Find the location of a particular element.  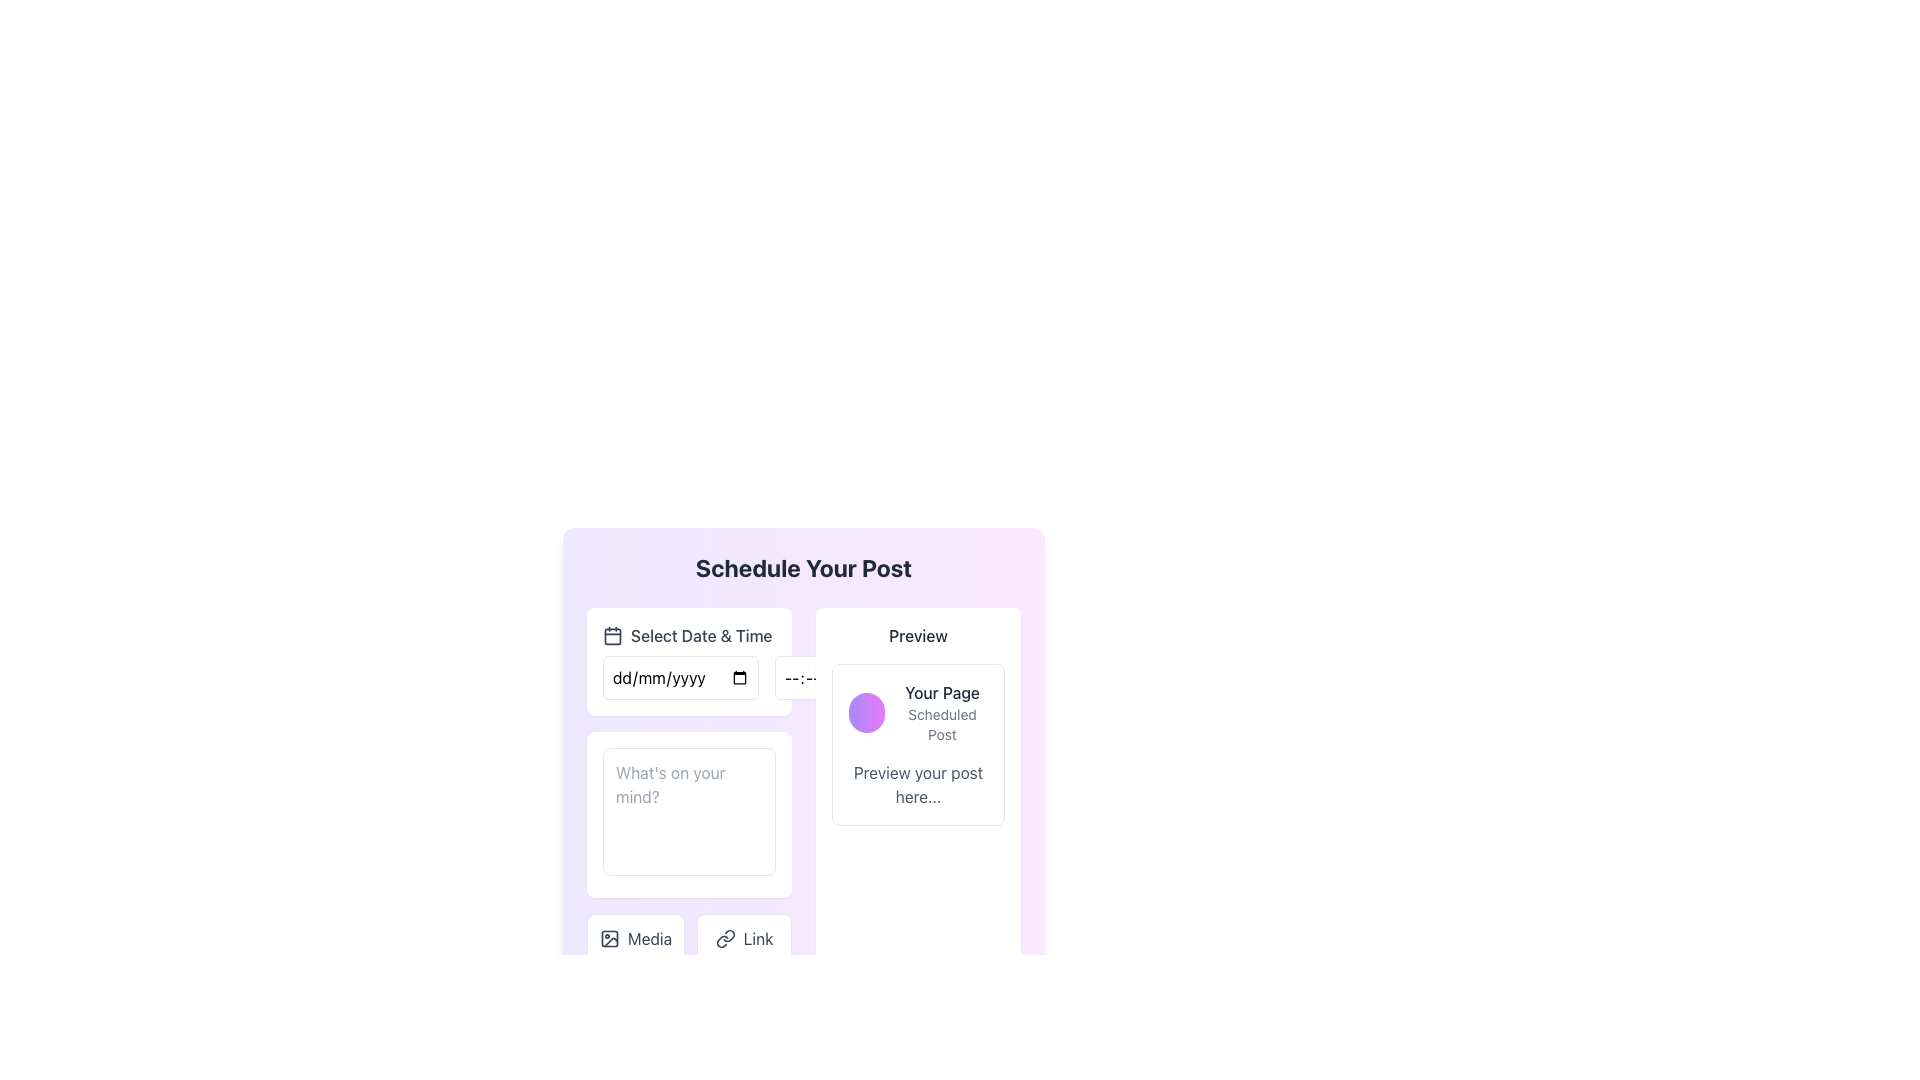

the topmost graphical icon component, which is a rectangle with slightly rounded corners, positioned towards the center-bottom of the preview interface is located at coordinates (608, 938).